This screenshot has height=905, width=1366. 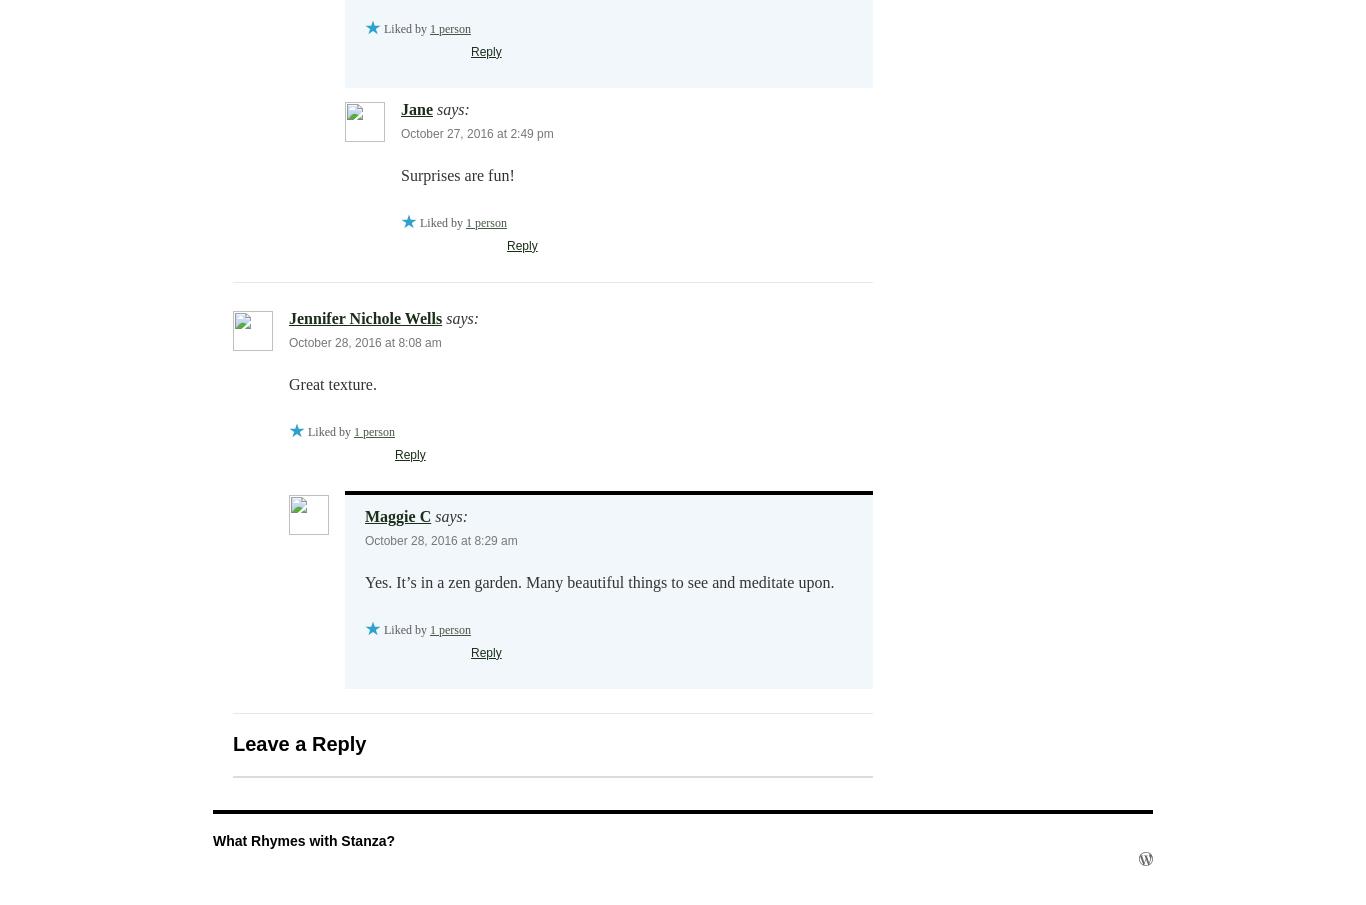 What do you see at coordinates (332, 383) in the screenshot?
I see `'Great texture.'` at bounding box center [332, 383].